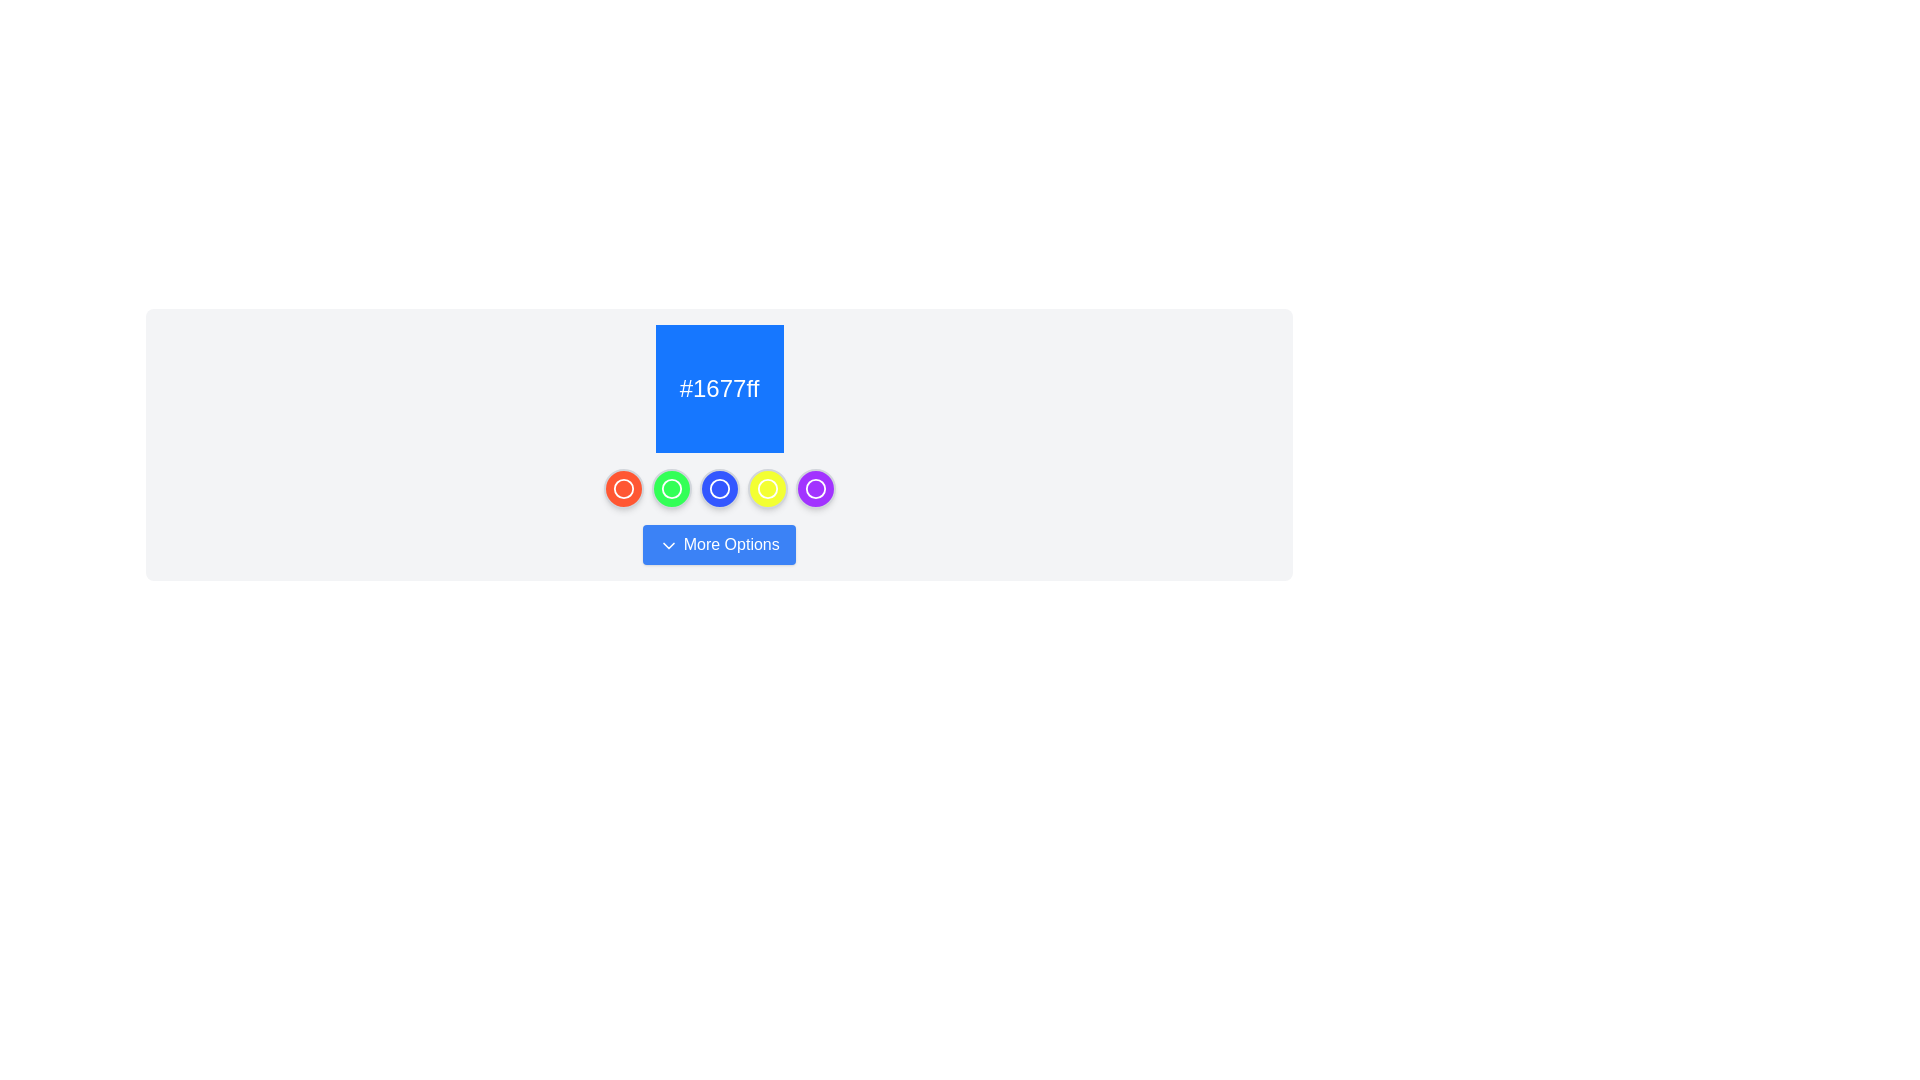  I want to click on the 'More Options' button, which is a blue rectangular button with rounded corners and white text, so click(719, 544).